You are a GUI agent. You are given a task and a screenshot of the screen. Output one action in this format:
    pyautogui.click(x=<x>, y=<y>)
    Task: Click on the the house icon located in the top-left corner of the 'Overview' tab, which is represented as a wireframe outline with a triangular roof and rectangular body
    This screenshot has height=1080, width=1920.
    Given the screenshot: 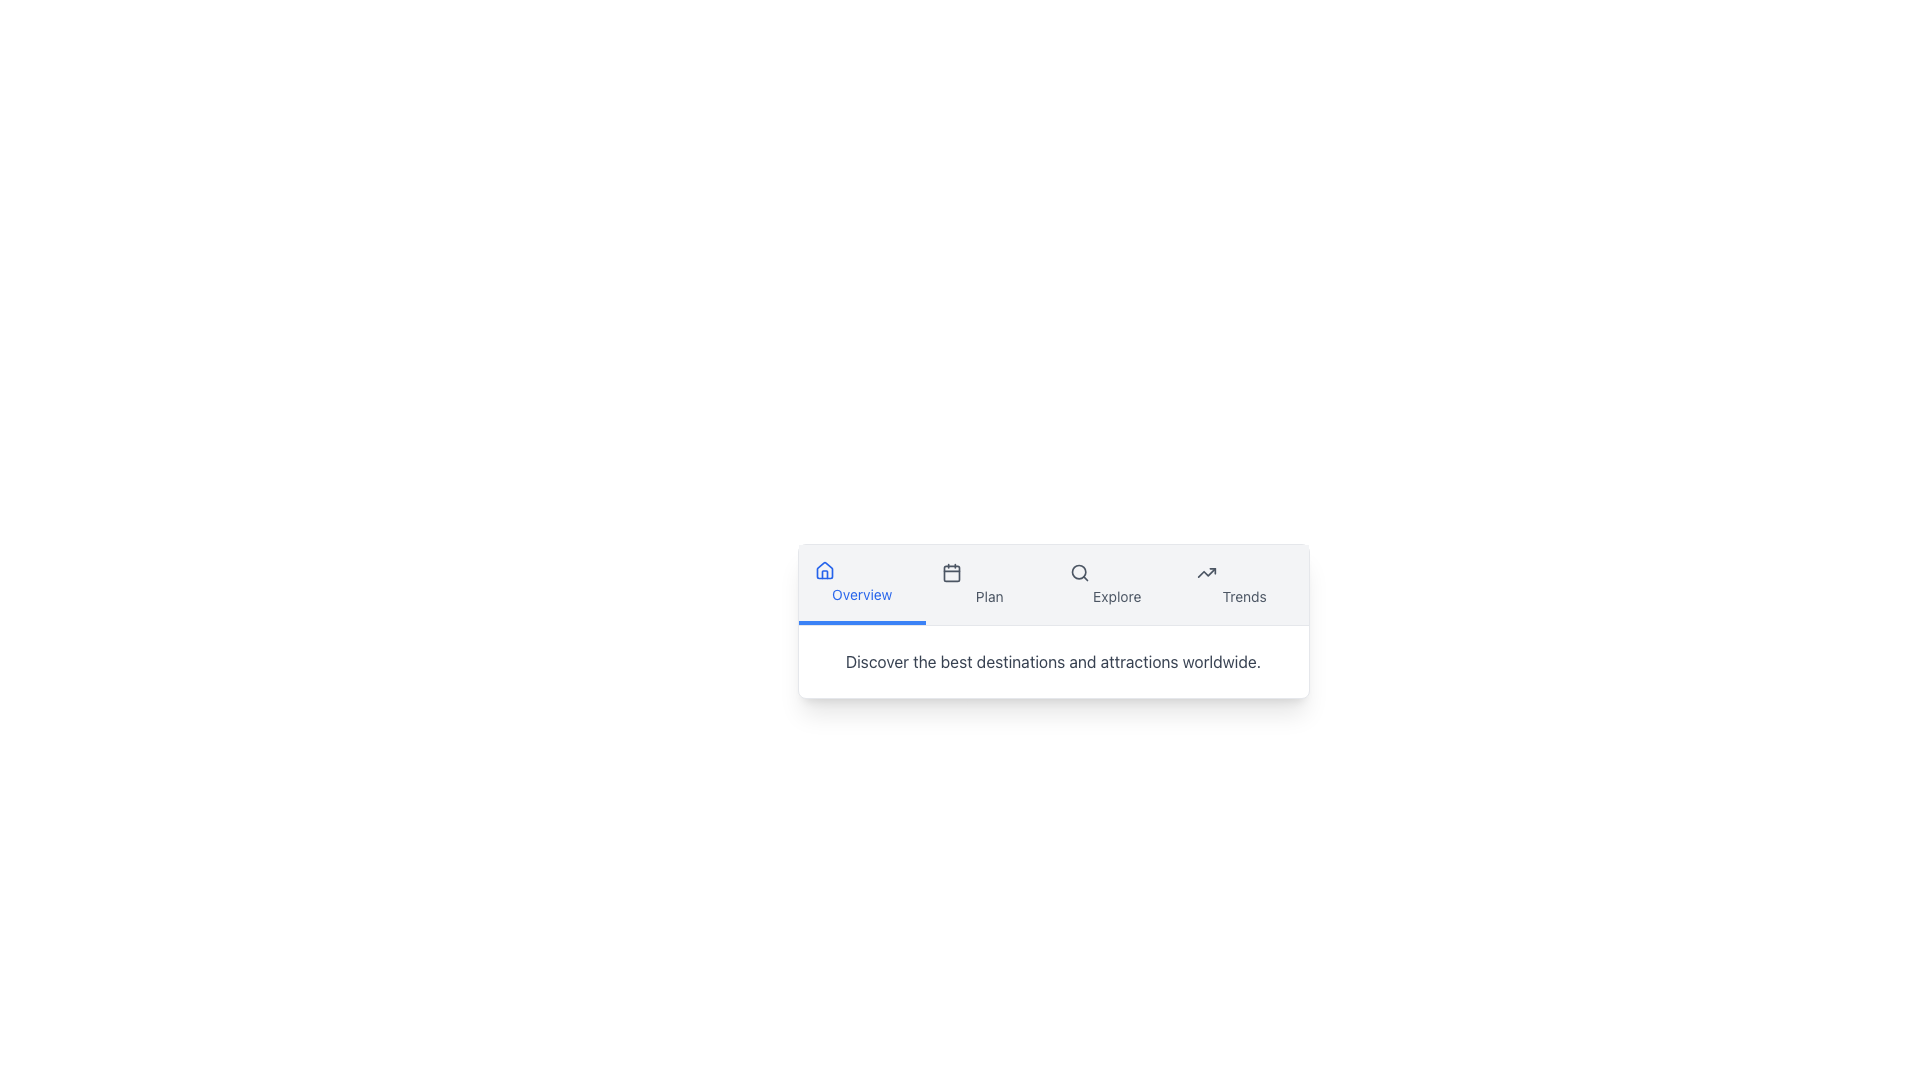 What is the action you would take?
    pyautogui.click(x=824, y=570)
    